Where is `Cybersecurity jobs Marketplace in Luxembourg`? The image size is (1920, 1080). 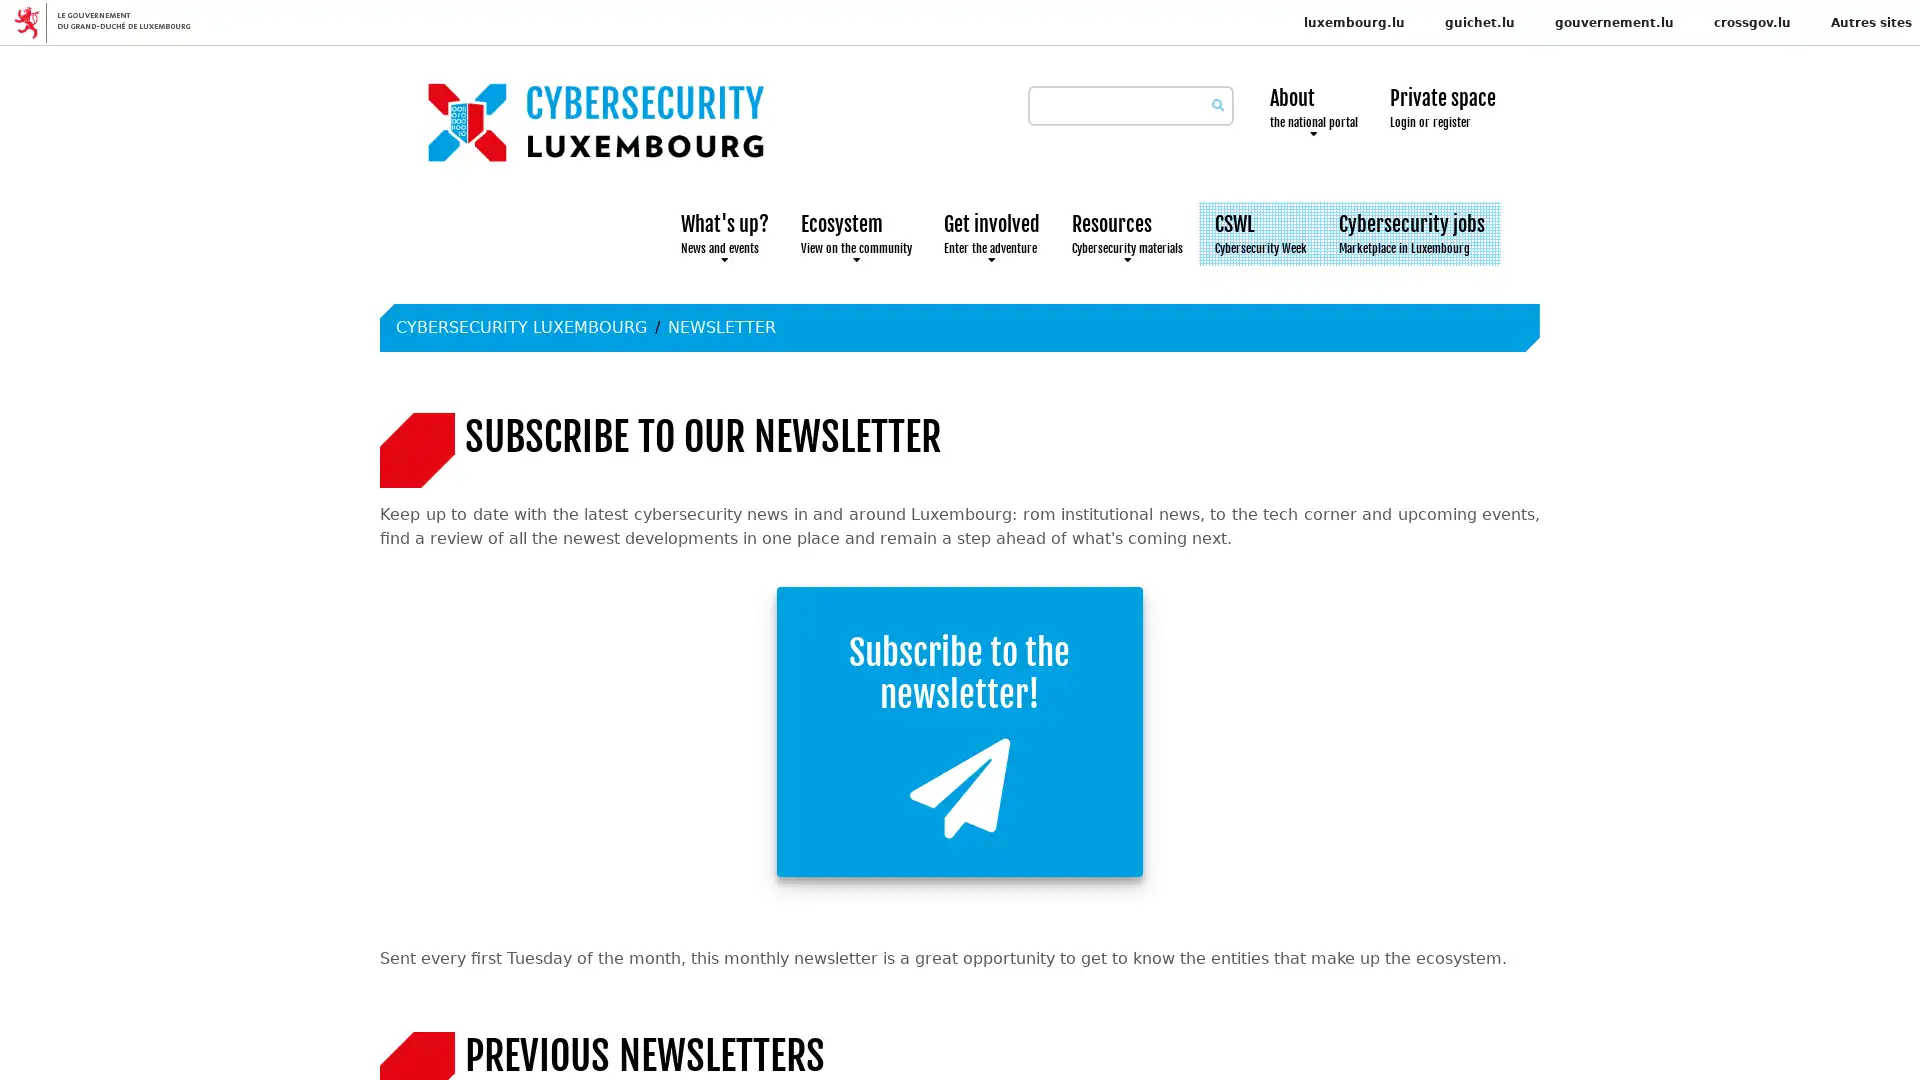 Cybersecurity jobs Marketplace in Luxembourg is located at coordinates (1410, 233).